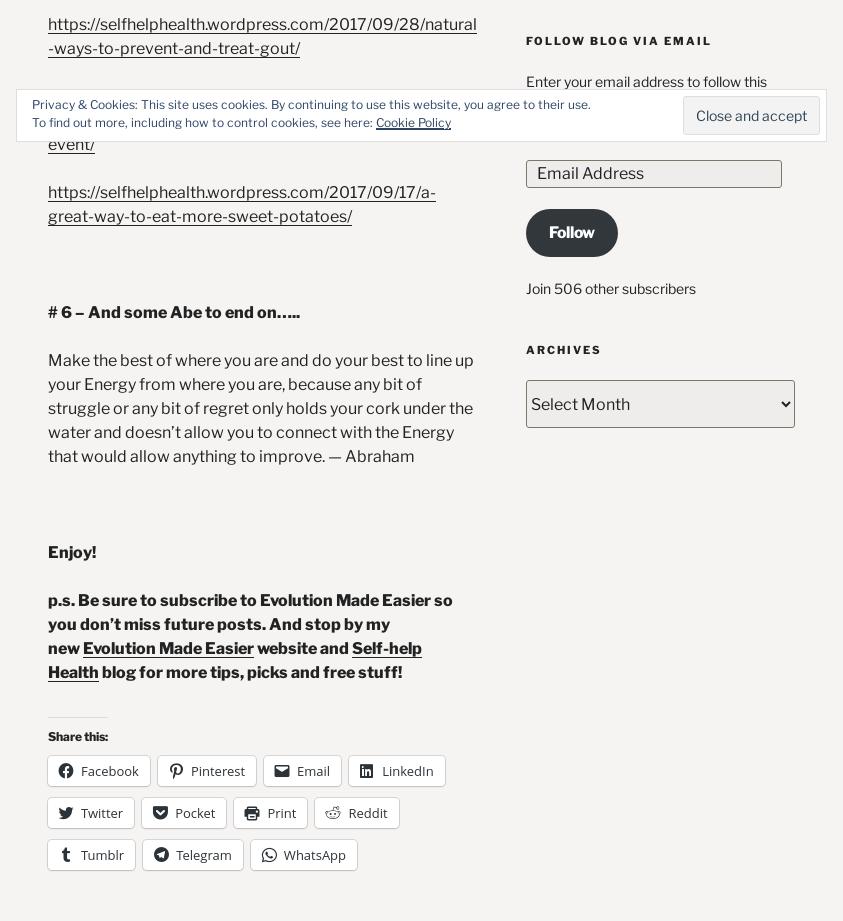 Image resolution: width=843 pixels, height=921 pixels. Describe the element at coordinates (610, 287) in the screenshot. I see `'Join 506 other subscribers'` at that location.